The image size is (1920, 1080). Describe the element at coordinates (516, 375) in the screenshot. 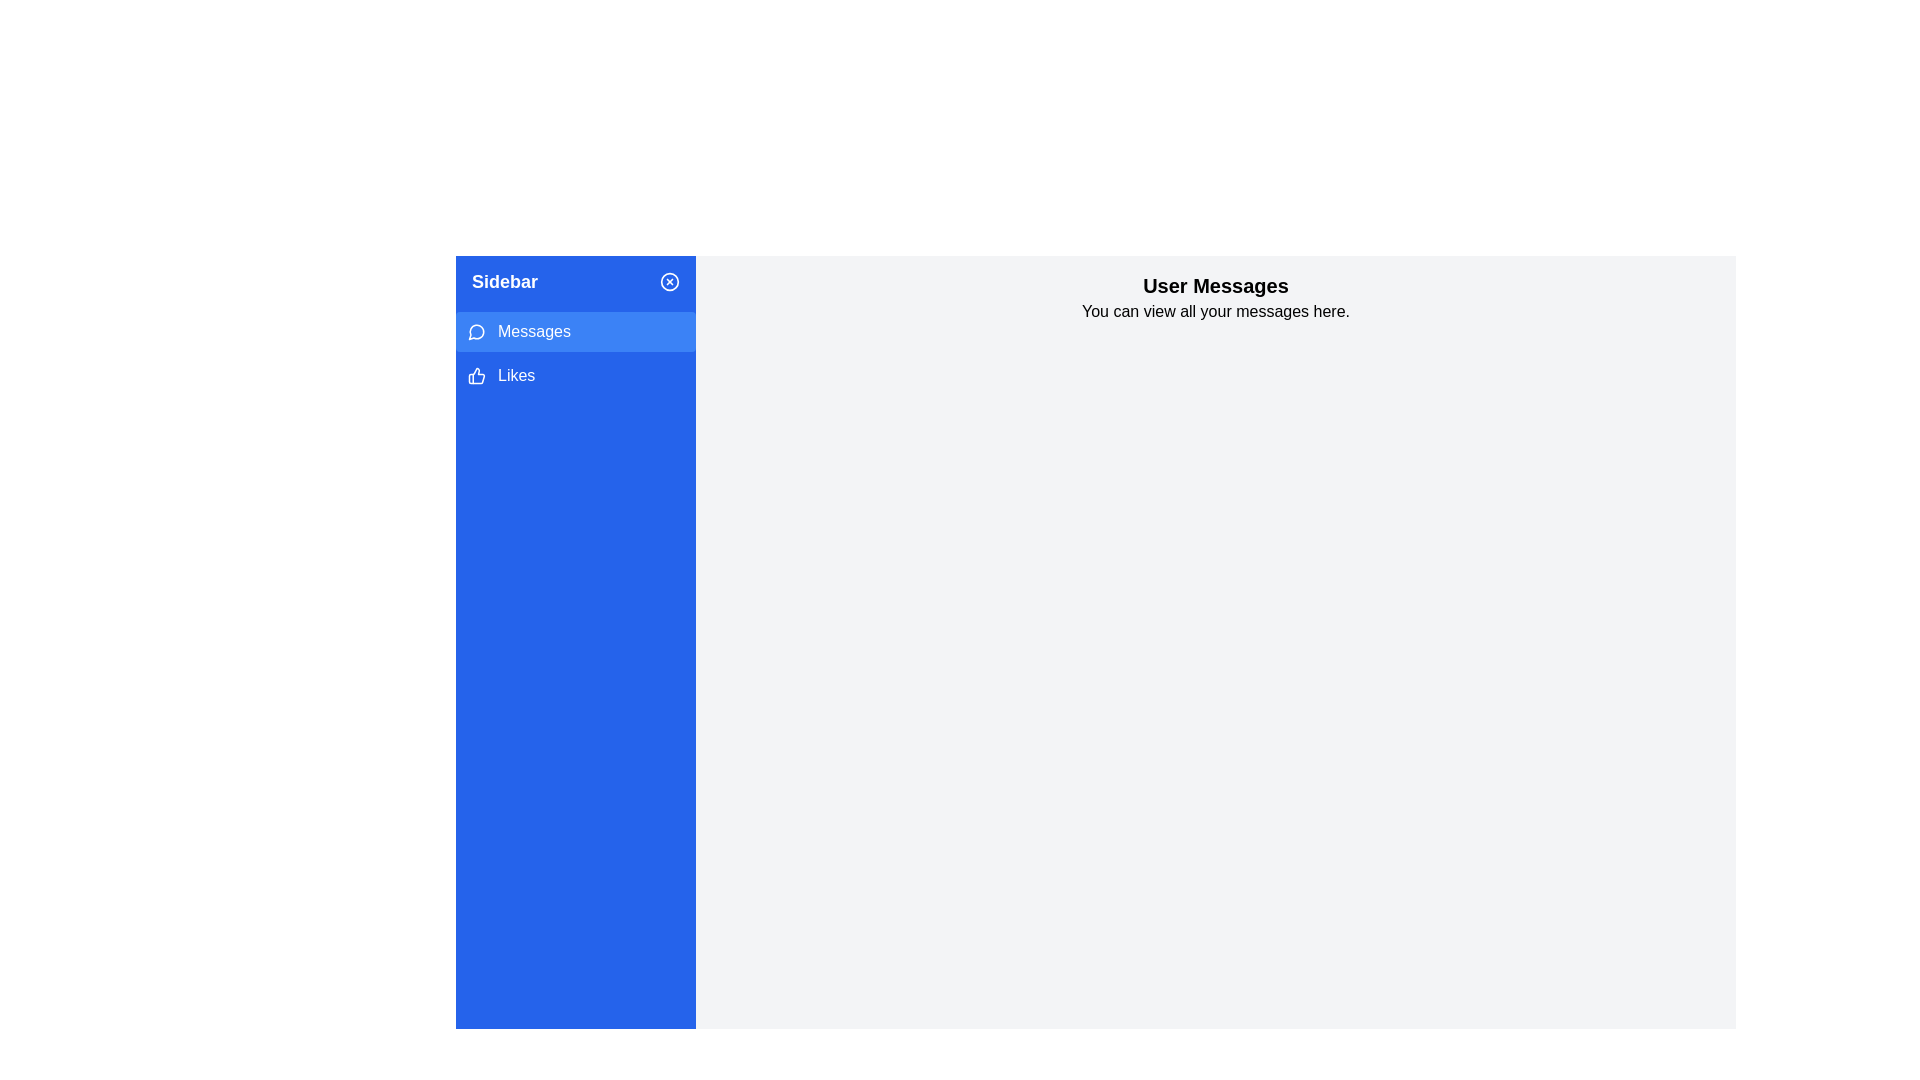

I see `the 'Likes' text label located in the blue sidebar panel, immediately following the thumbs-up icon, to interact with the section` at that location.